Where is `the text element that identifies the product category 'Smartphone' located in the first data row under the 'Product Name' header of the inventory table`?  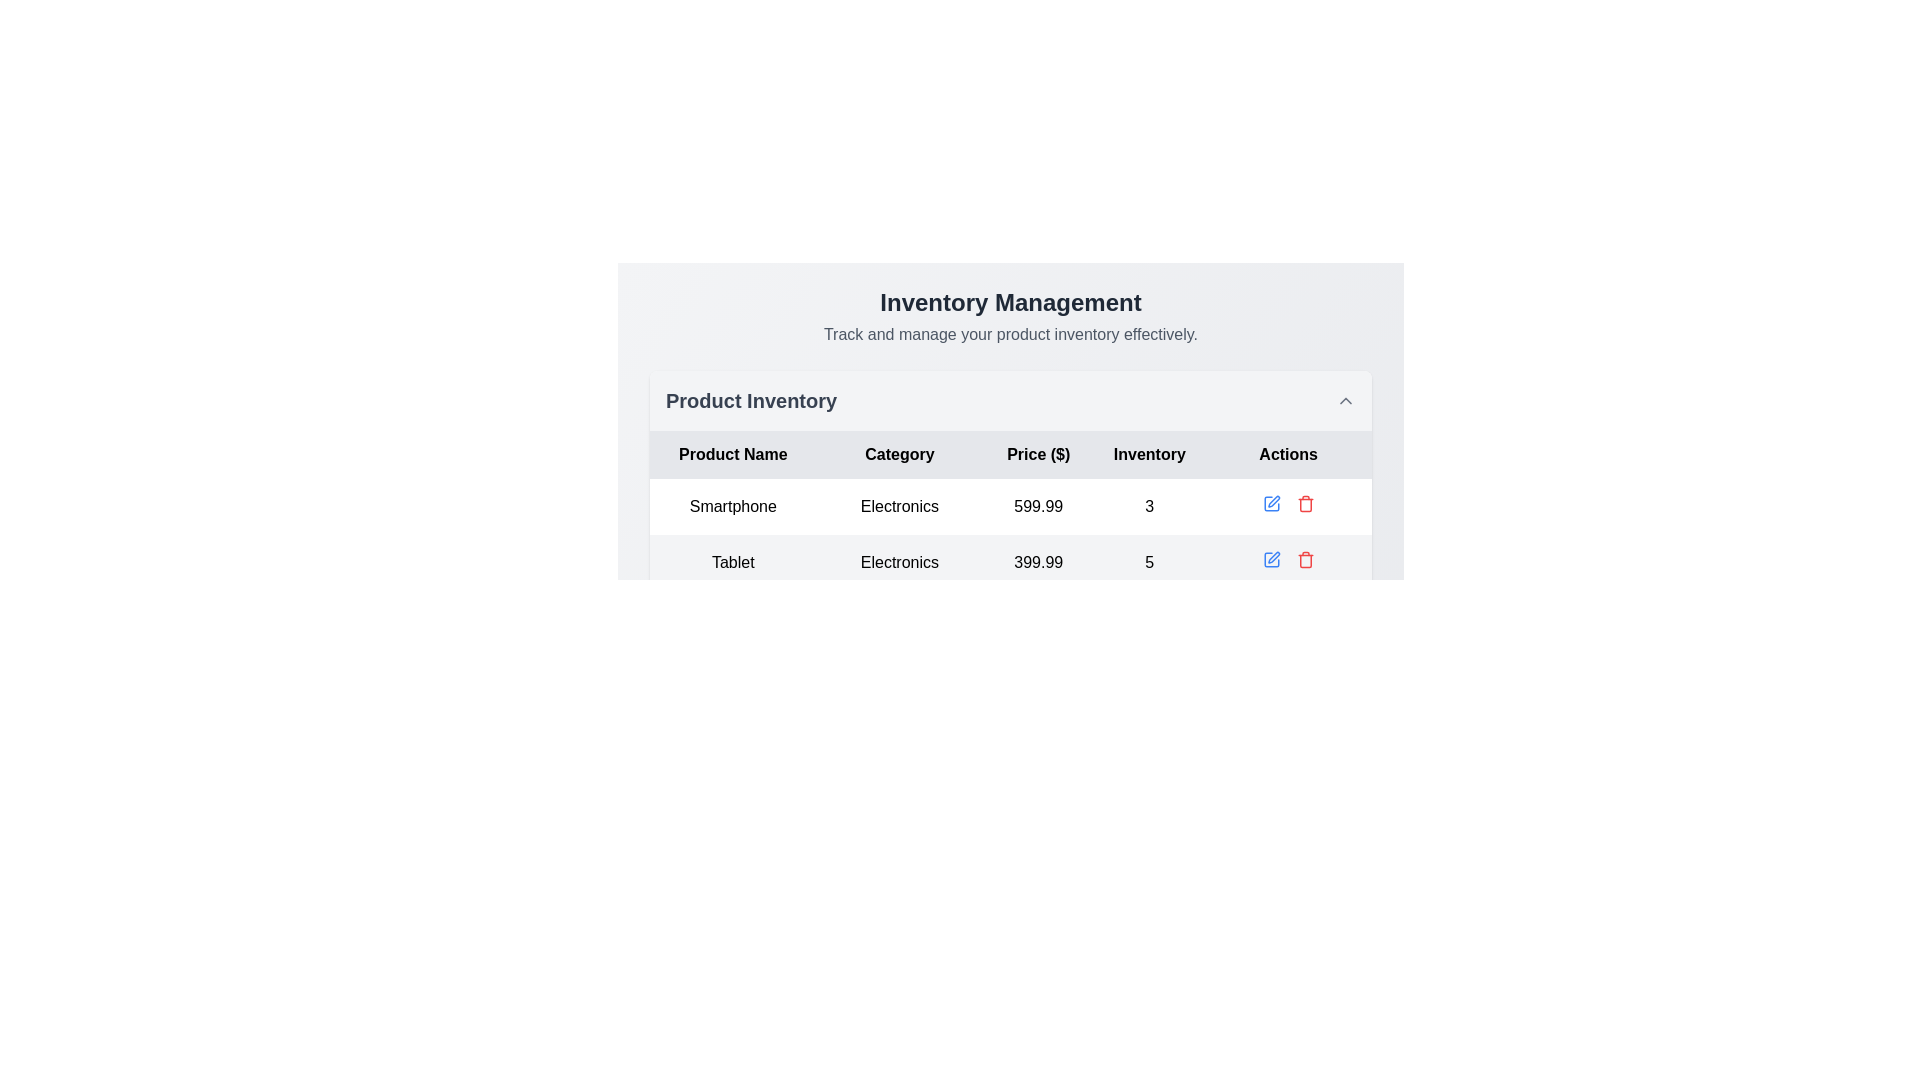
the text element that identifies the product category 'Smartphone' located in the first data row under the 'Product Name' header of the inventory table is located at coordinates (732, 505).